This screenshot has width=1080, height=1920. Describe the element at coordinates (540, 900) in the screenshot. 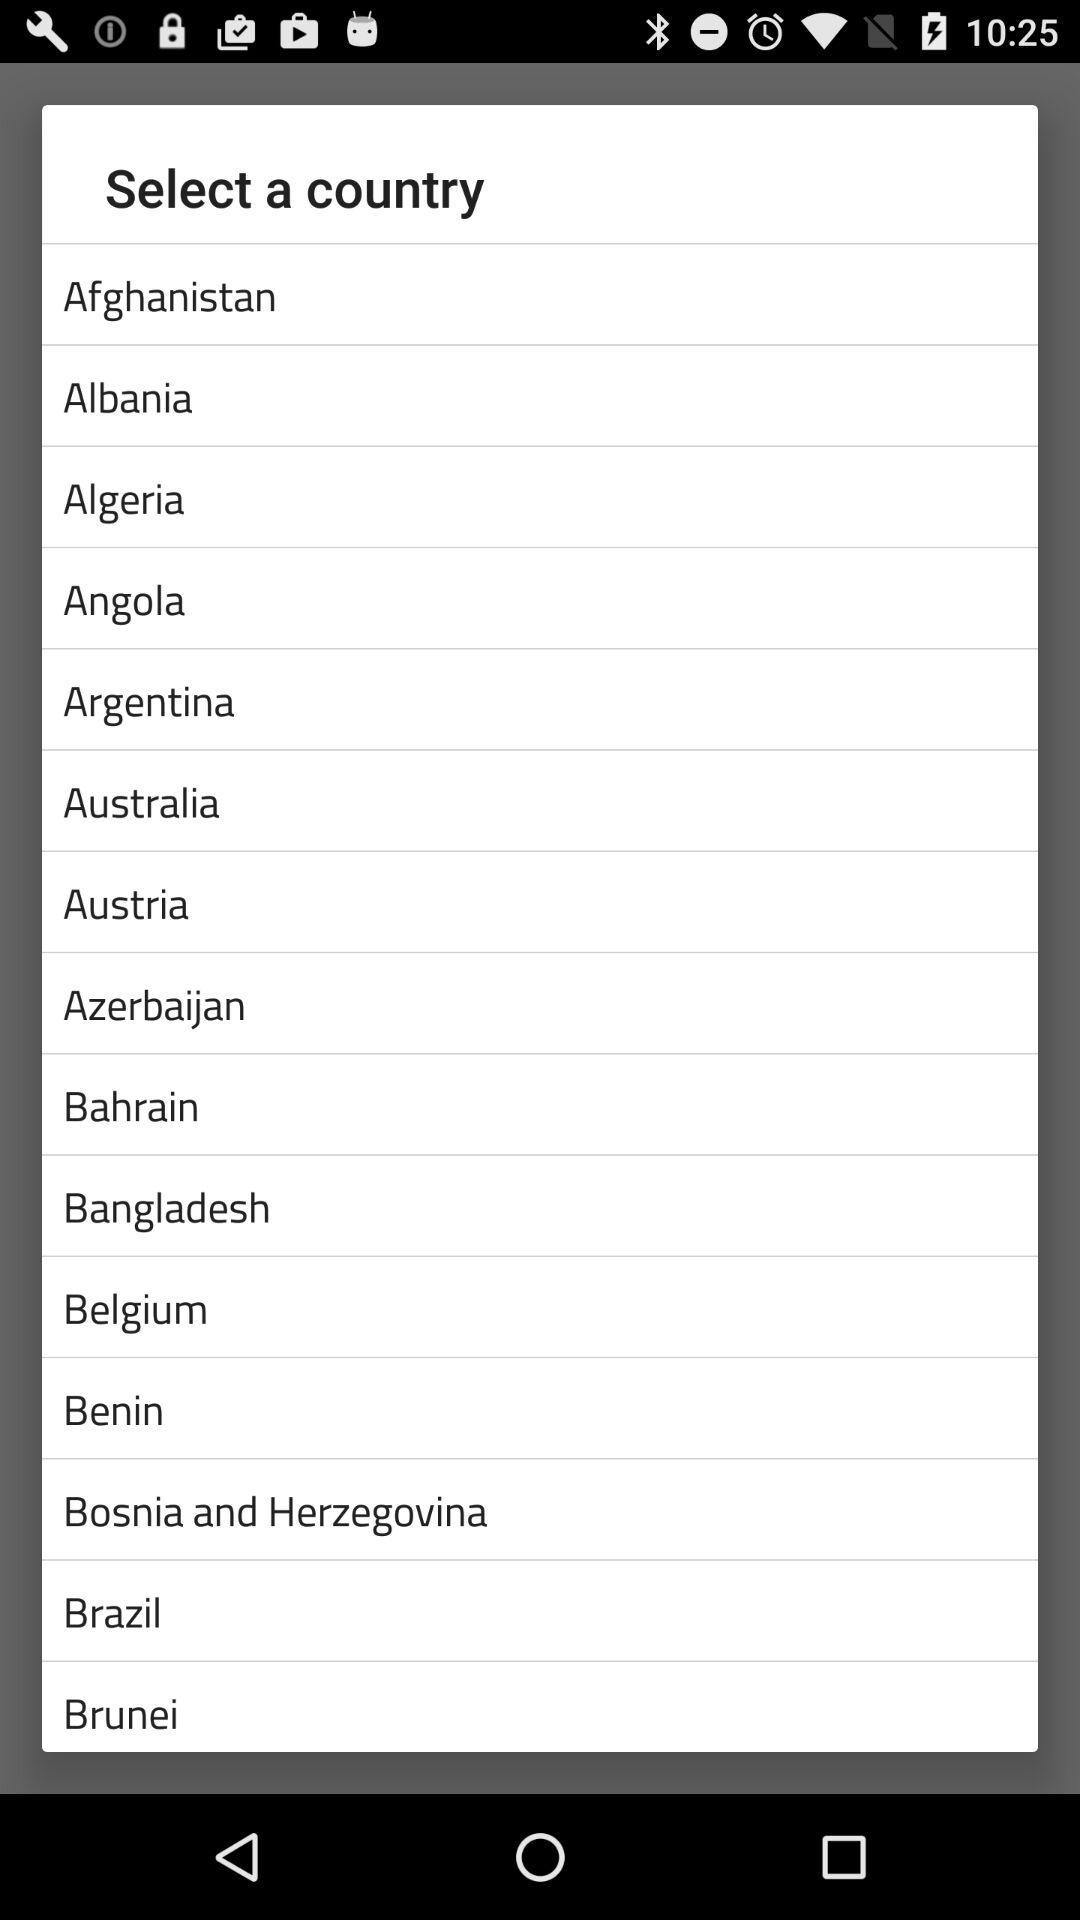

I see `the austria` at that location.